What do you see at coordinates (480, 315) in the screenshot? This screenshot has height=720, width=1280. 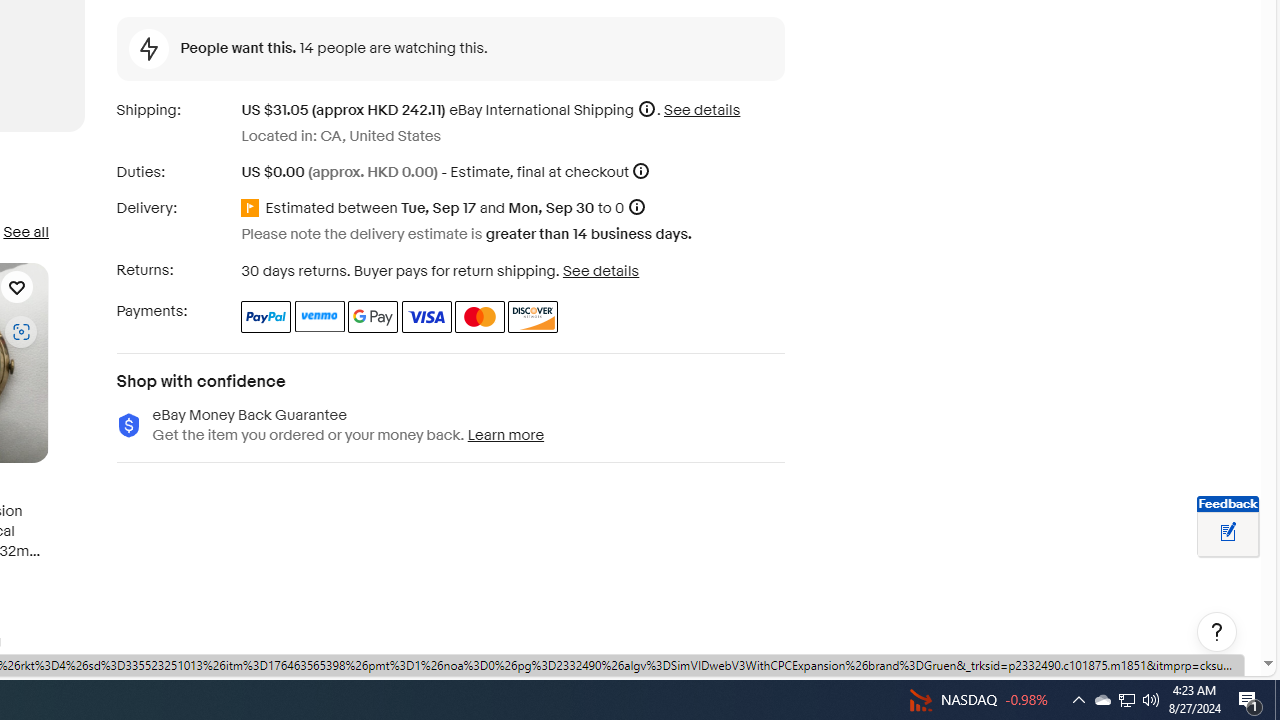 I see `'Master Card'` at bounding box center [480, 315].